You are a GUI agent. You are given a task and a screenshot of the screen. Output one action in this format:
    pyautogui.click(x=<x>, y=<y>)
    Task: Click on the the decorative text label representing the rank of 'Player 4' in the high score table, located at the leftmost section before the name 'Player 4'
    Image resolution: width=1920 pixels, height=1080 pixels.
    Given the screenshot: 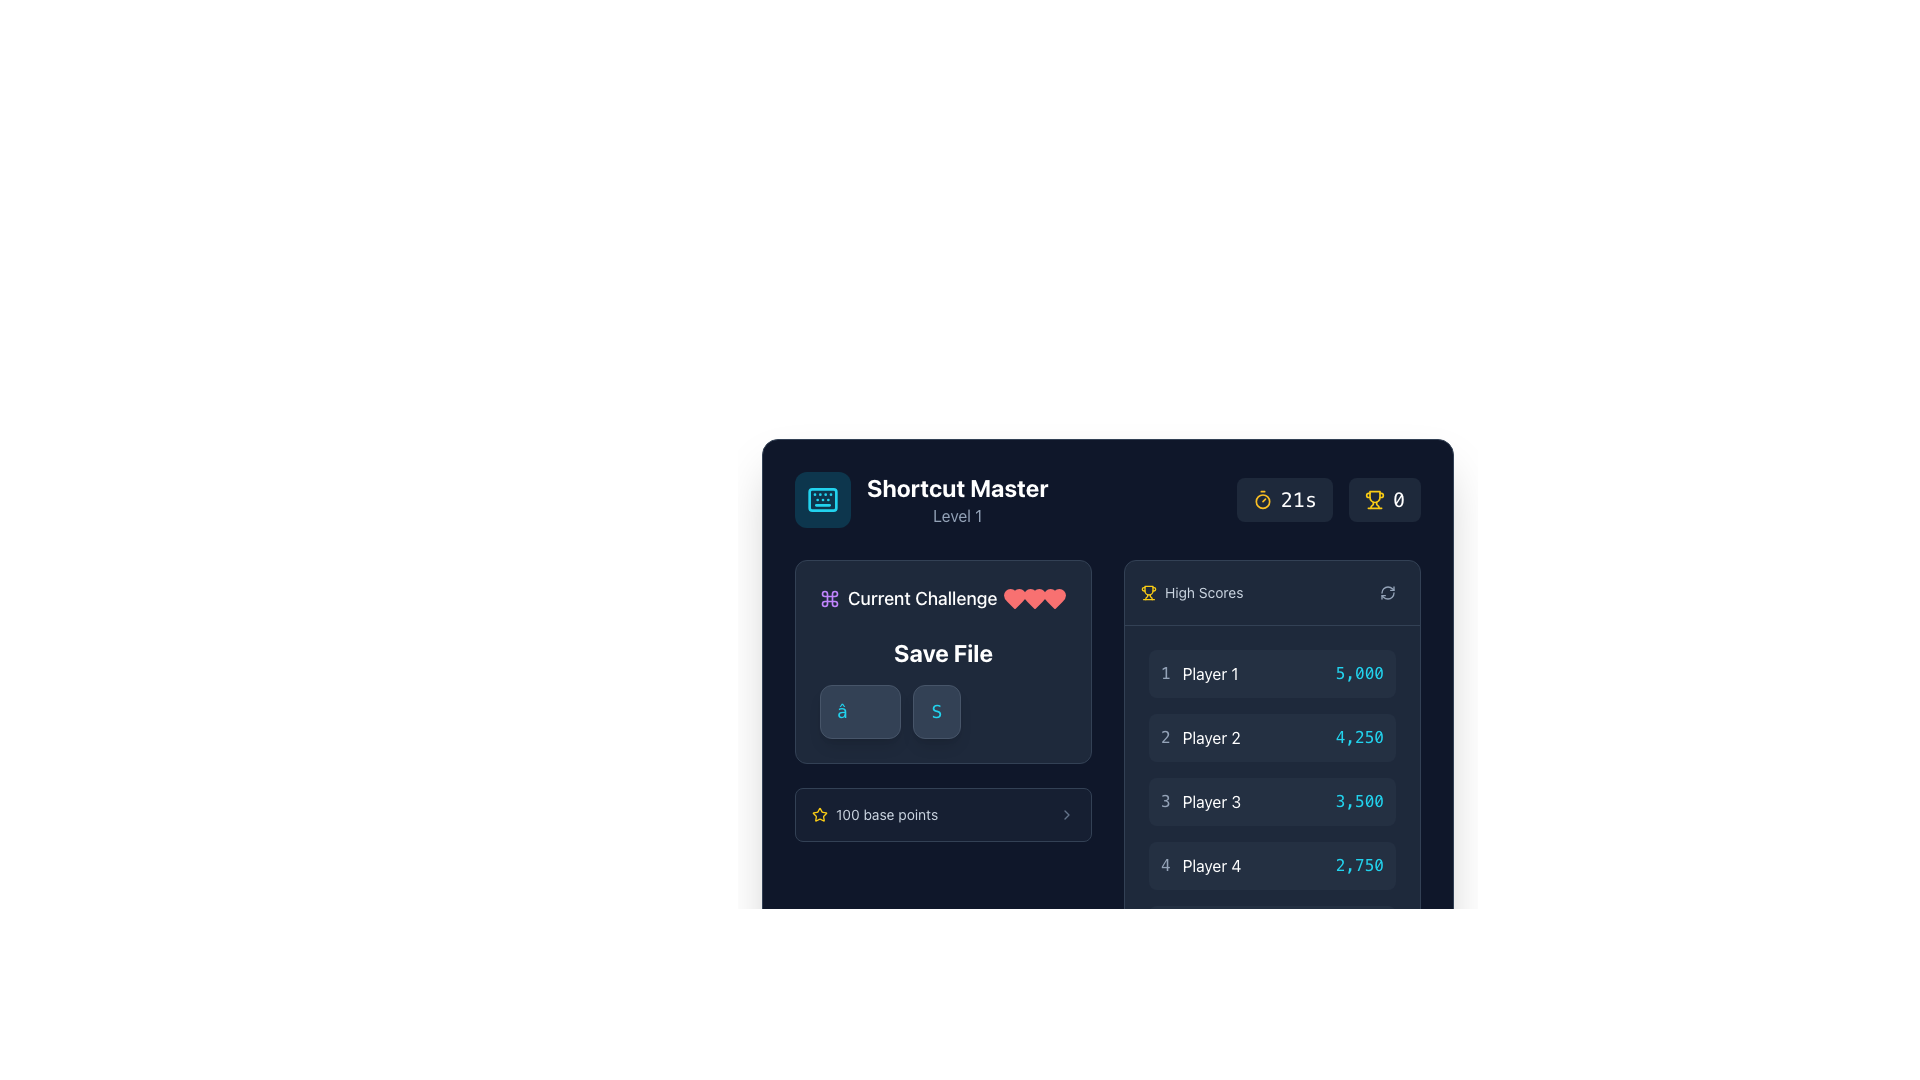 What is the action you would take?
    pyautogui.click(x=1165, y=865)
    